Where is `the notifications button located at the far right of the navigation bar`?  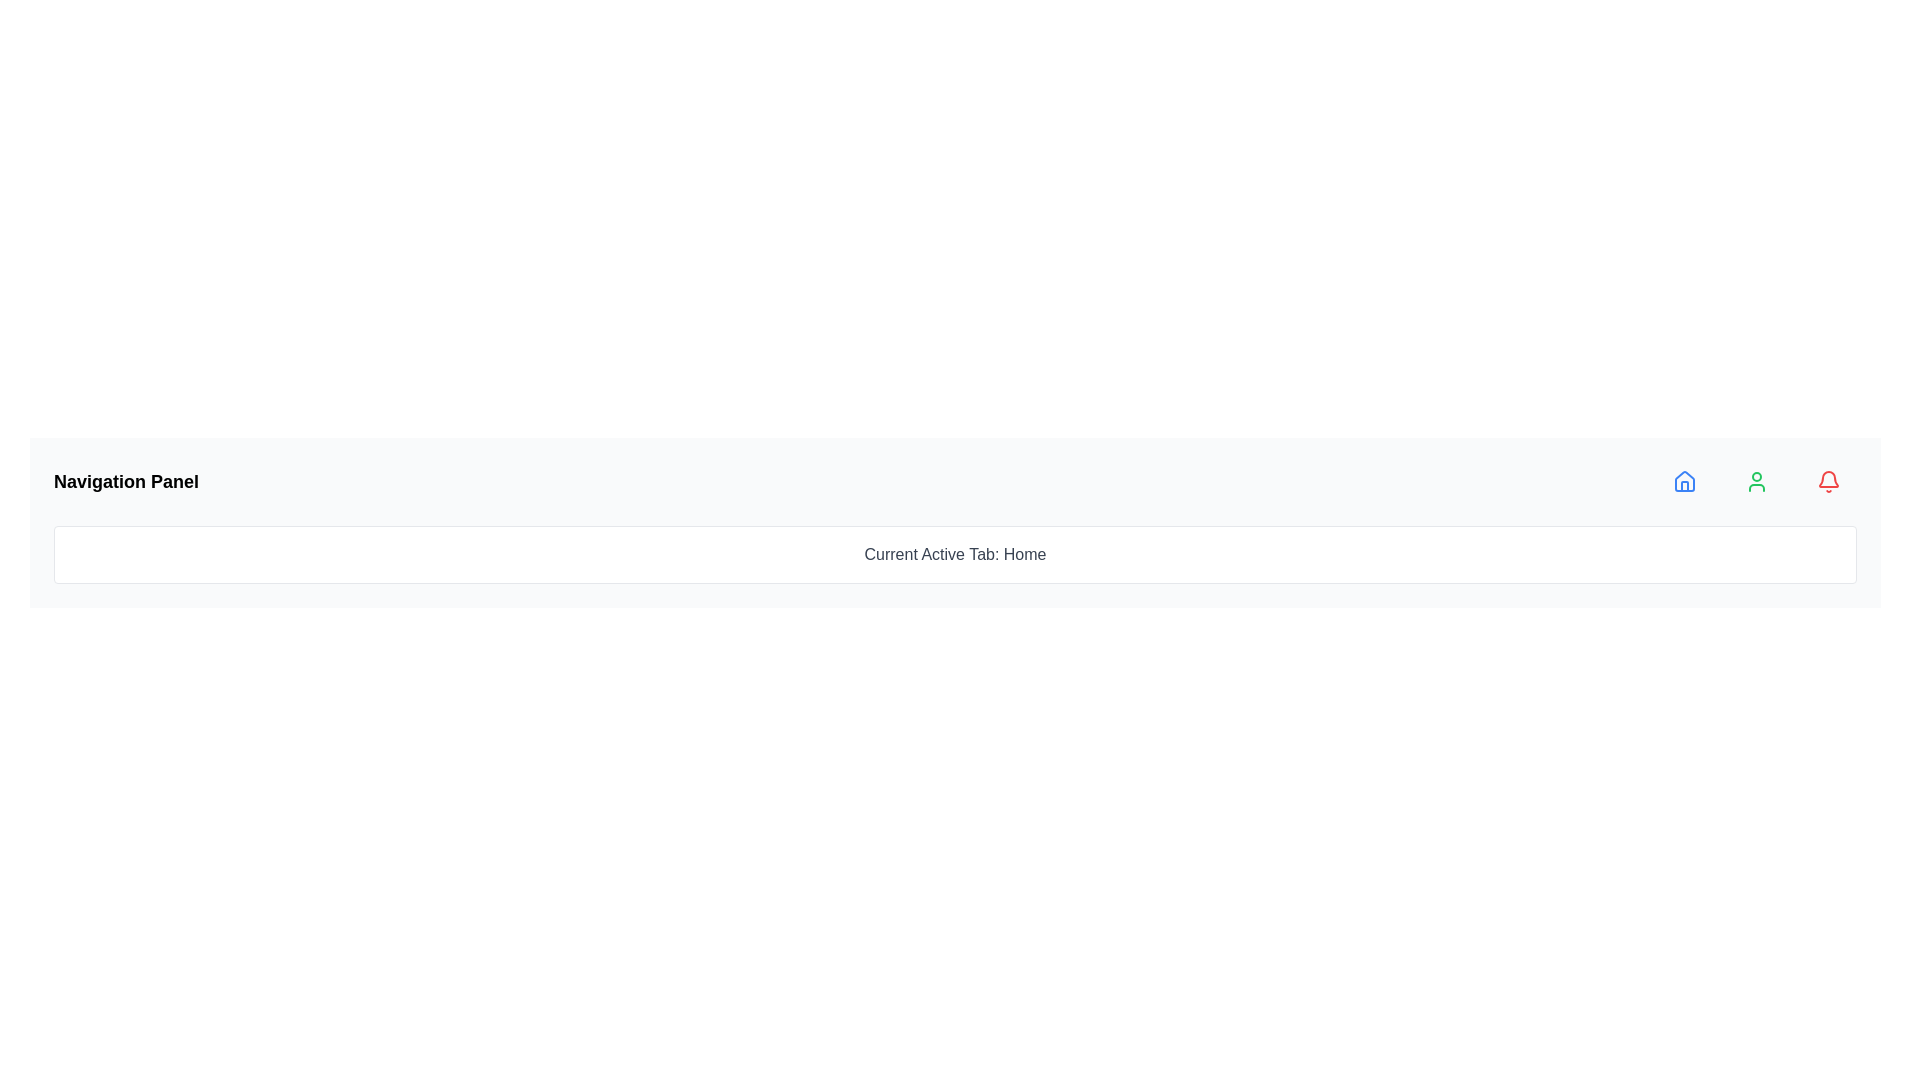
the notifications button located at the far right of the navigation bar is located at coordinates (1828, 482).